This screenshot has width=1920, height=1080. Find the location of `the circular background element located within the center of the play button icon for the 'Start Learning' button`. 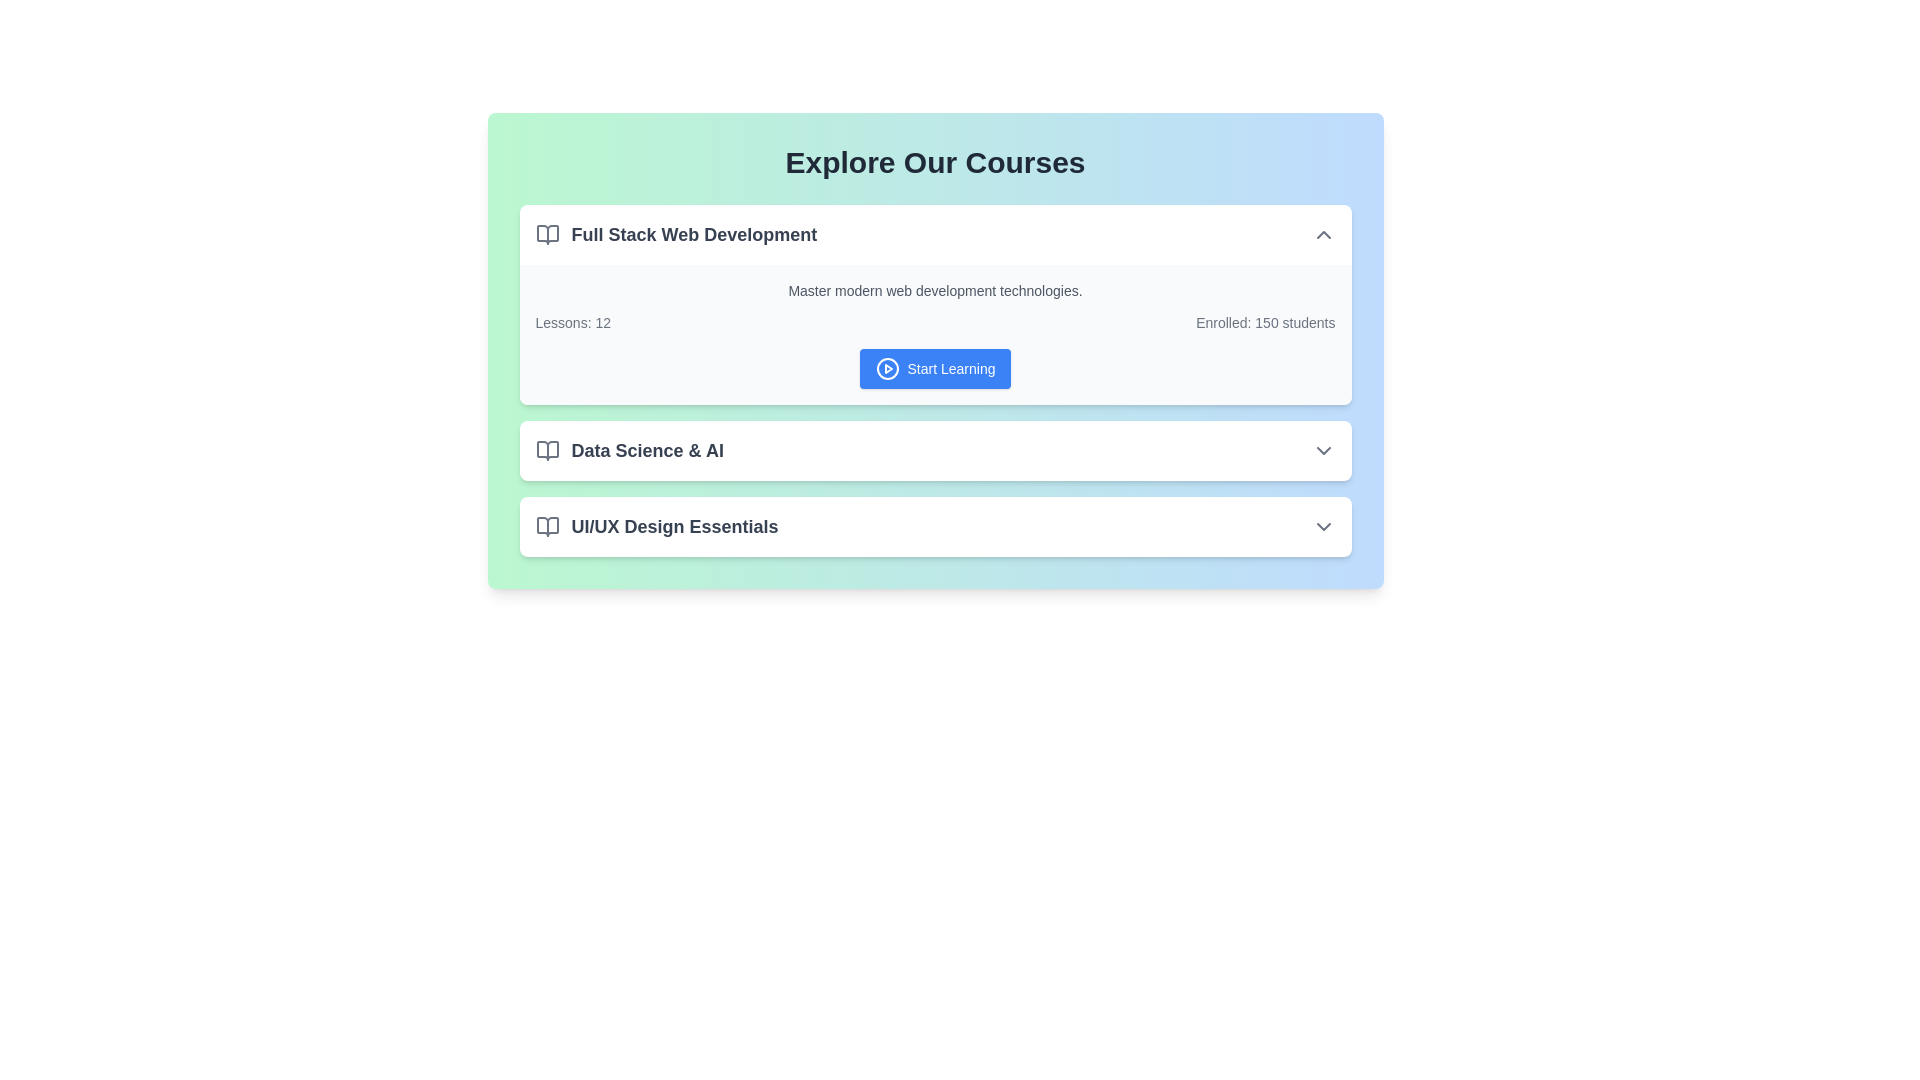

the circular background element located within the center of the play button icon for the 'Start Learning' button is located at coordinates (886, 369).